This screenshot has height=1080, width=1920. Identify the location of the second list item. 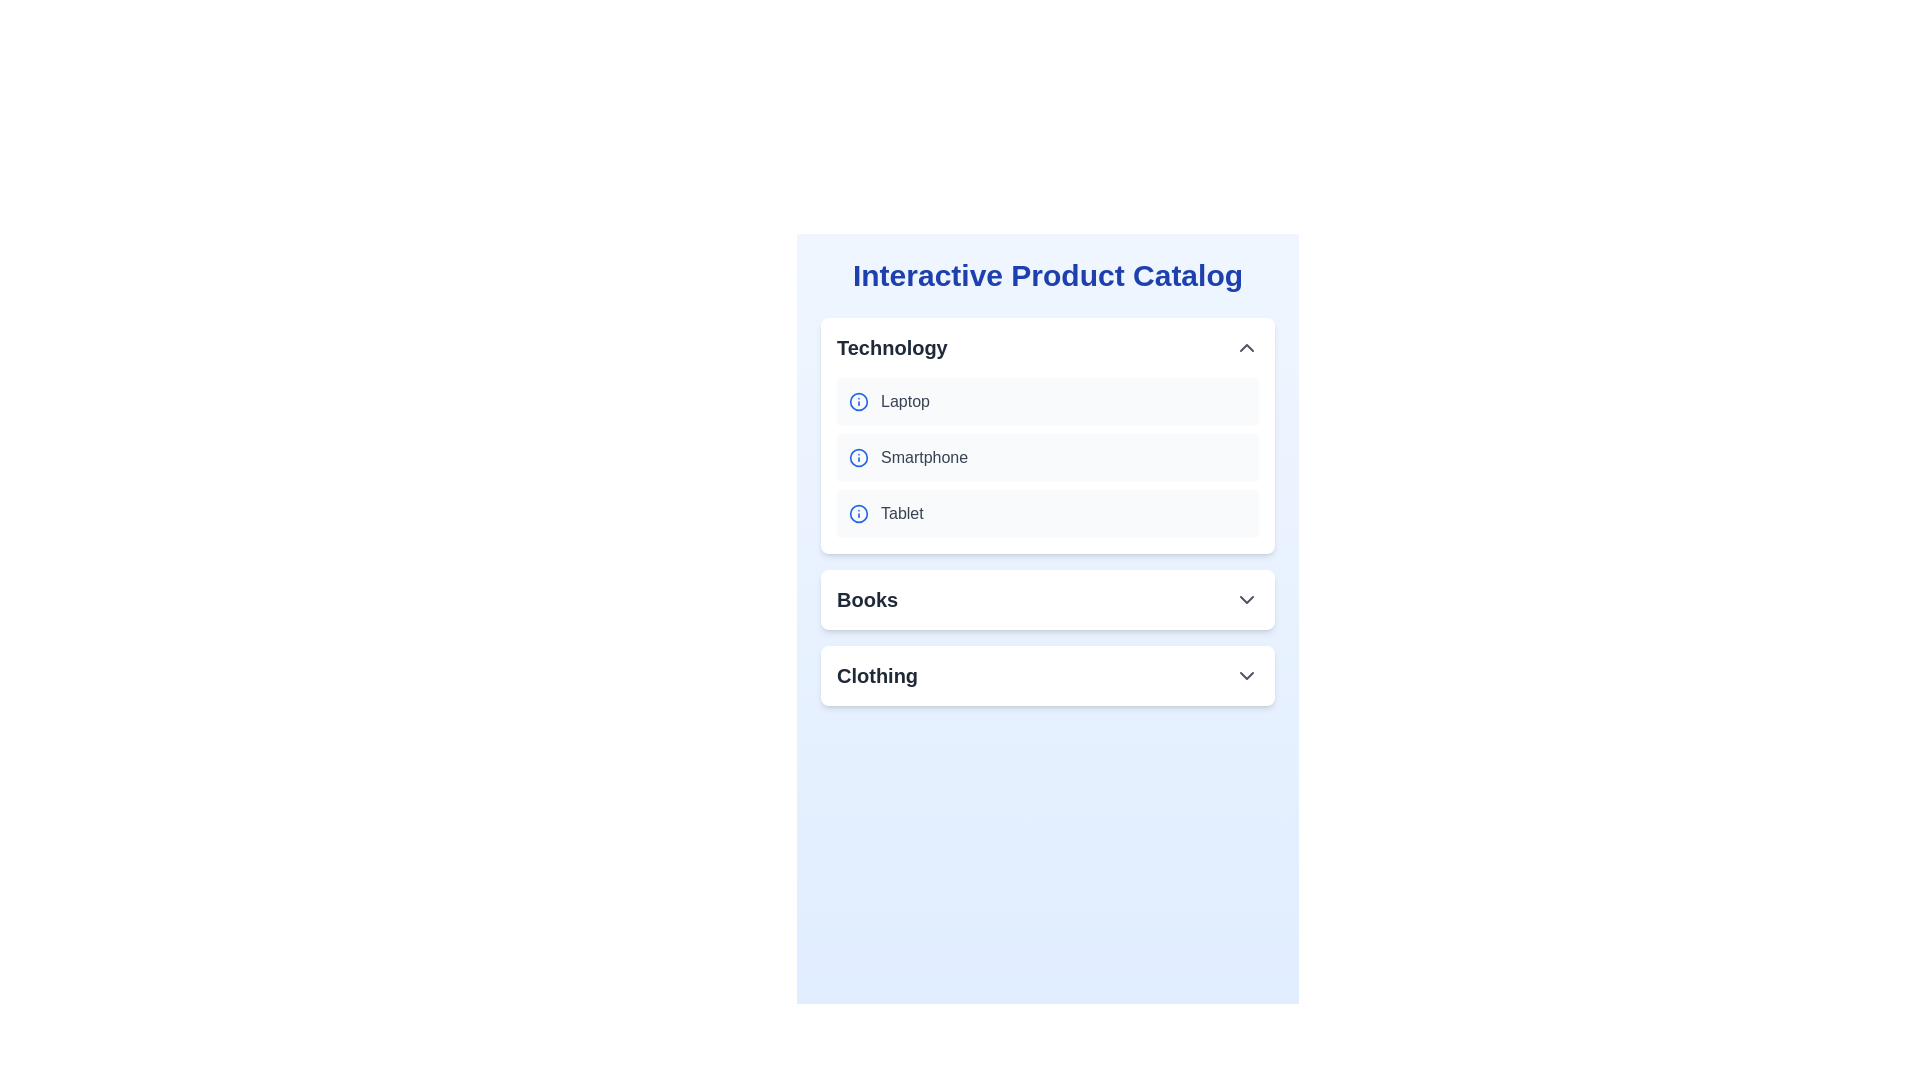
(1046, 458).